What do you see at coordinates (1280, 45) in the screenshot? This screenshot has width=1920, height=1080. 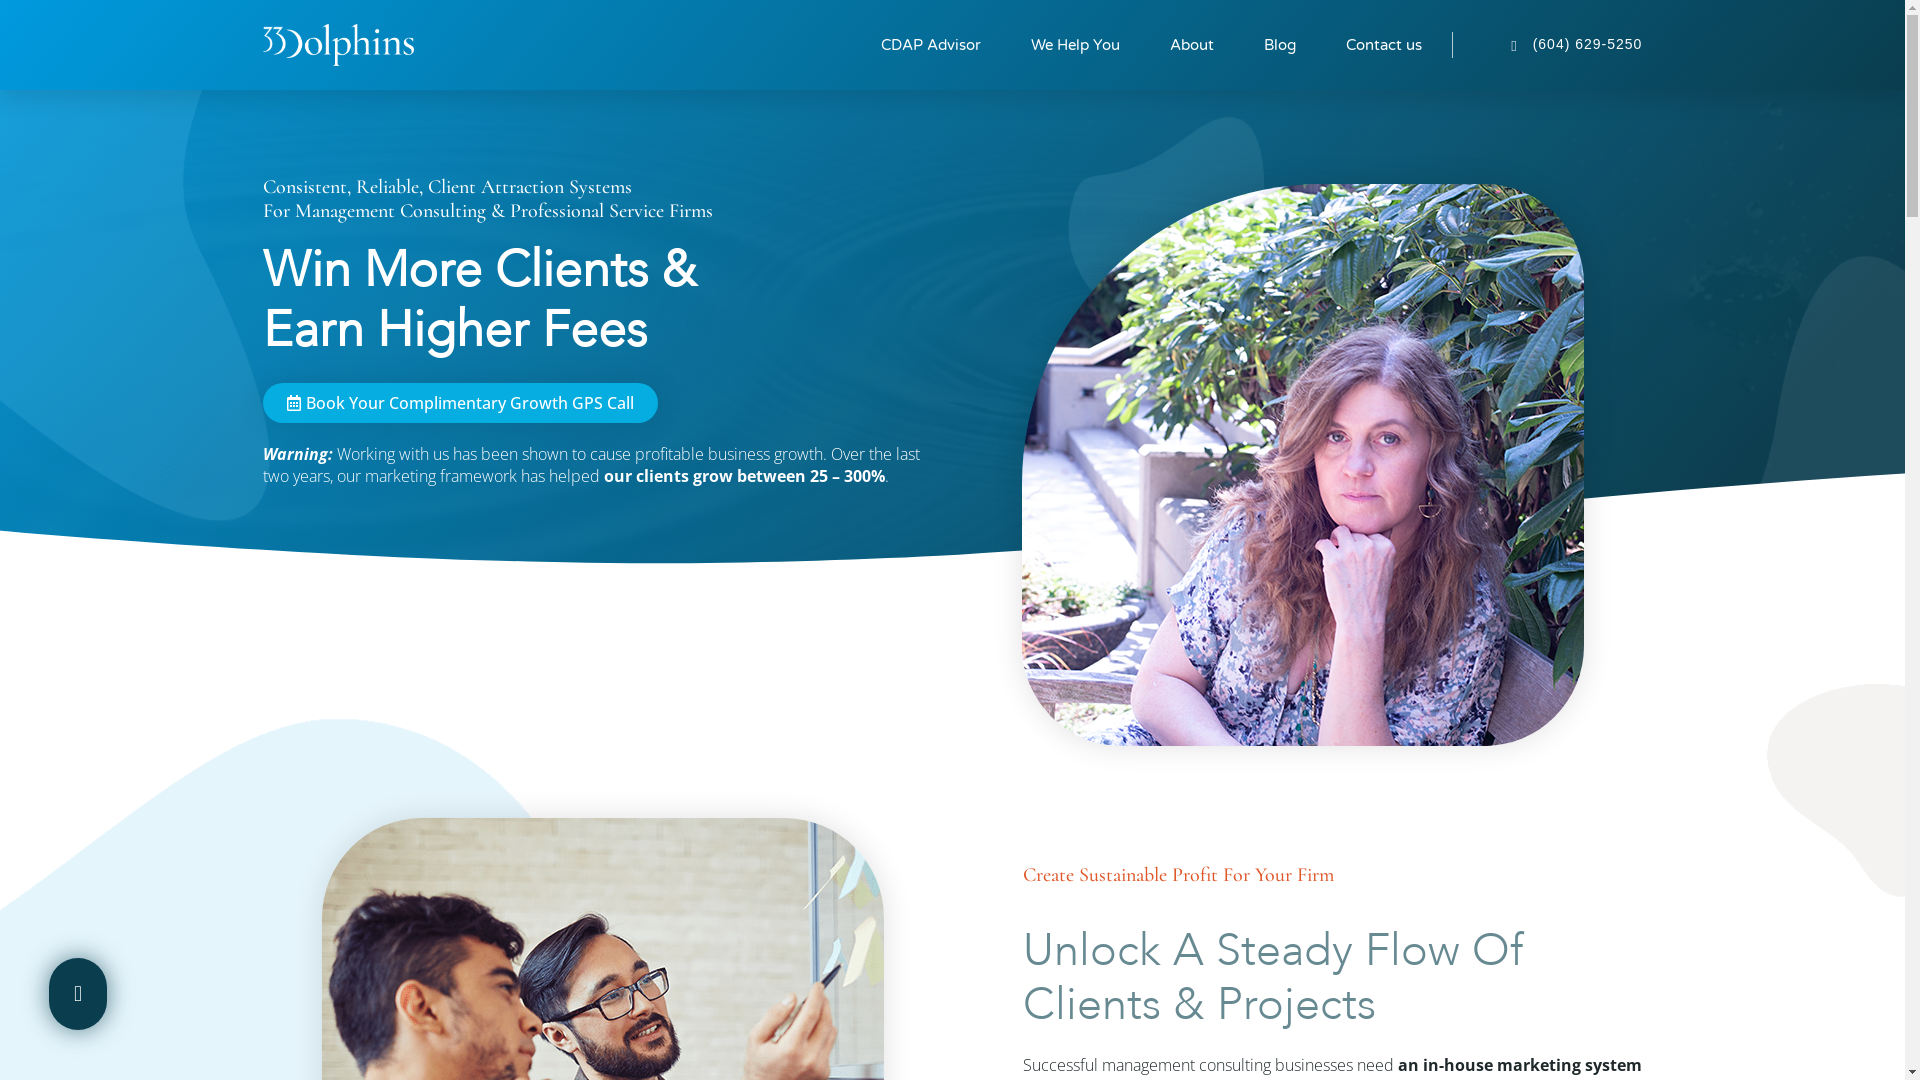 I see `'Blog'` at bounding box center [1280, 45].